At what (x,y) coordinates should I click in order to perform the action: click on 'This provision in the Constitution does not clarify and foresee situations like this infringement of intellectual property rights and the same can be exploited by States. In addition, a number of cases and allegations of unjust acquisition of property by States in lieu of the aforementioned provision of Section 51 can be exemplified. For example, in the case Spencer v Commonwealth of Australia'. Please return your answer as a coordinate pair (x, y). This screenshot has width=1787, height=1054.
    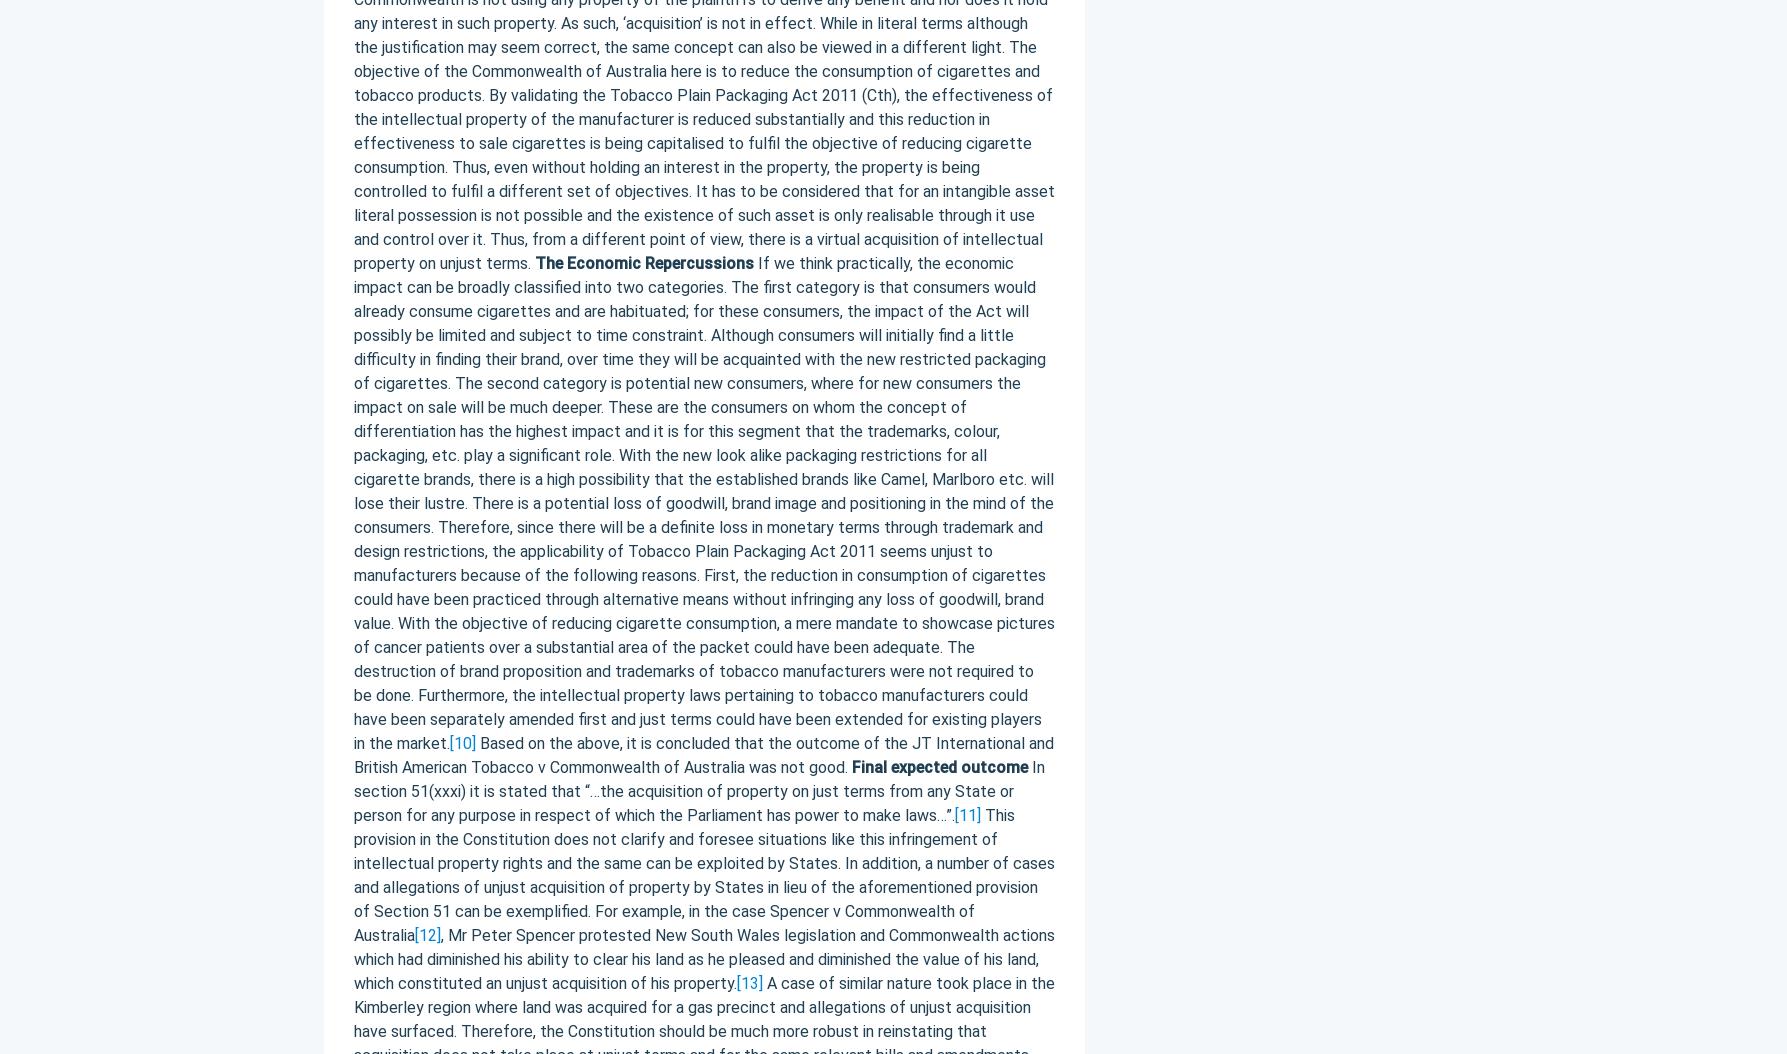
    Looking at the image, I should click on (702, 874).